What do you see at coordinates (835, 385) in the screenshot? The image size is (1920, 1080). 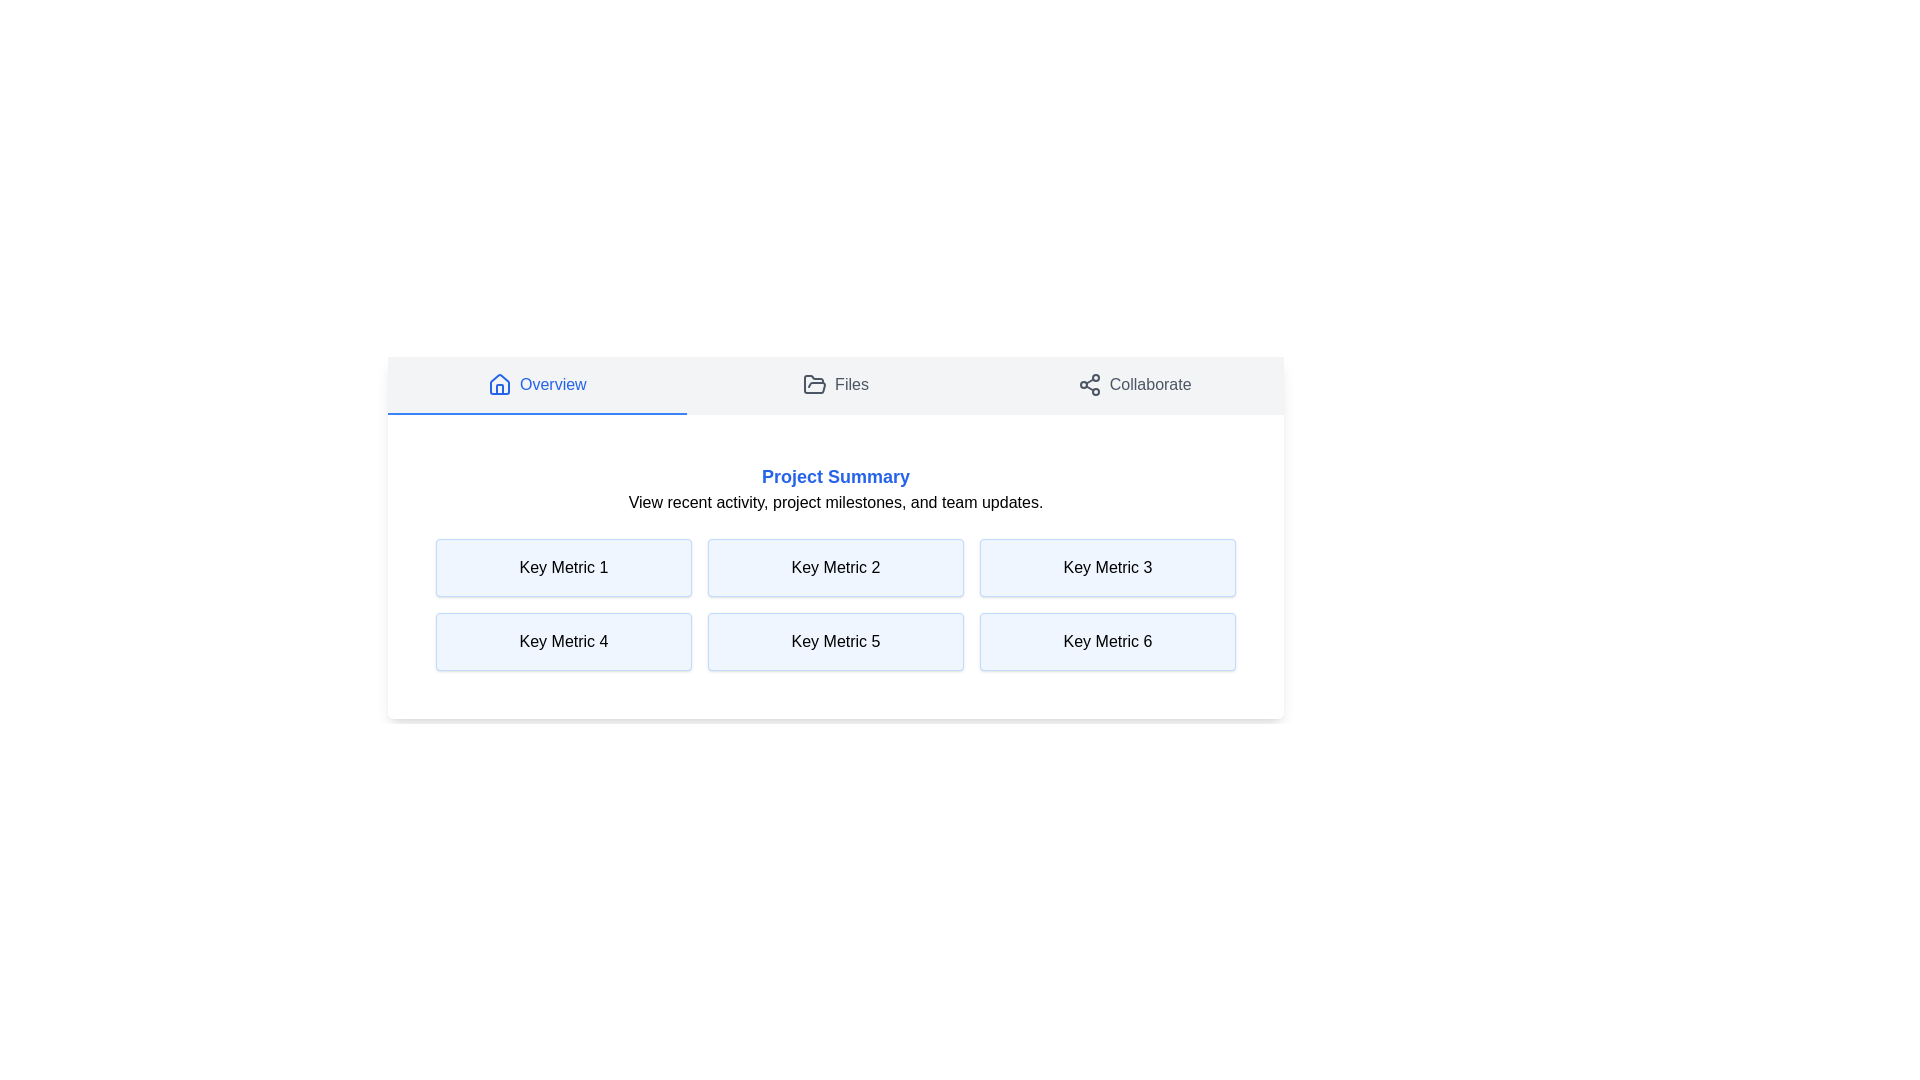 I see `the 'Files' navigation button, located in the center of the top navigation bar between 'Overview' and 'Collaborate'` at bounding box center [835, 385].